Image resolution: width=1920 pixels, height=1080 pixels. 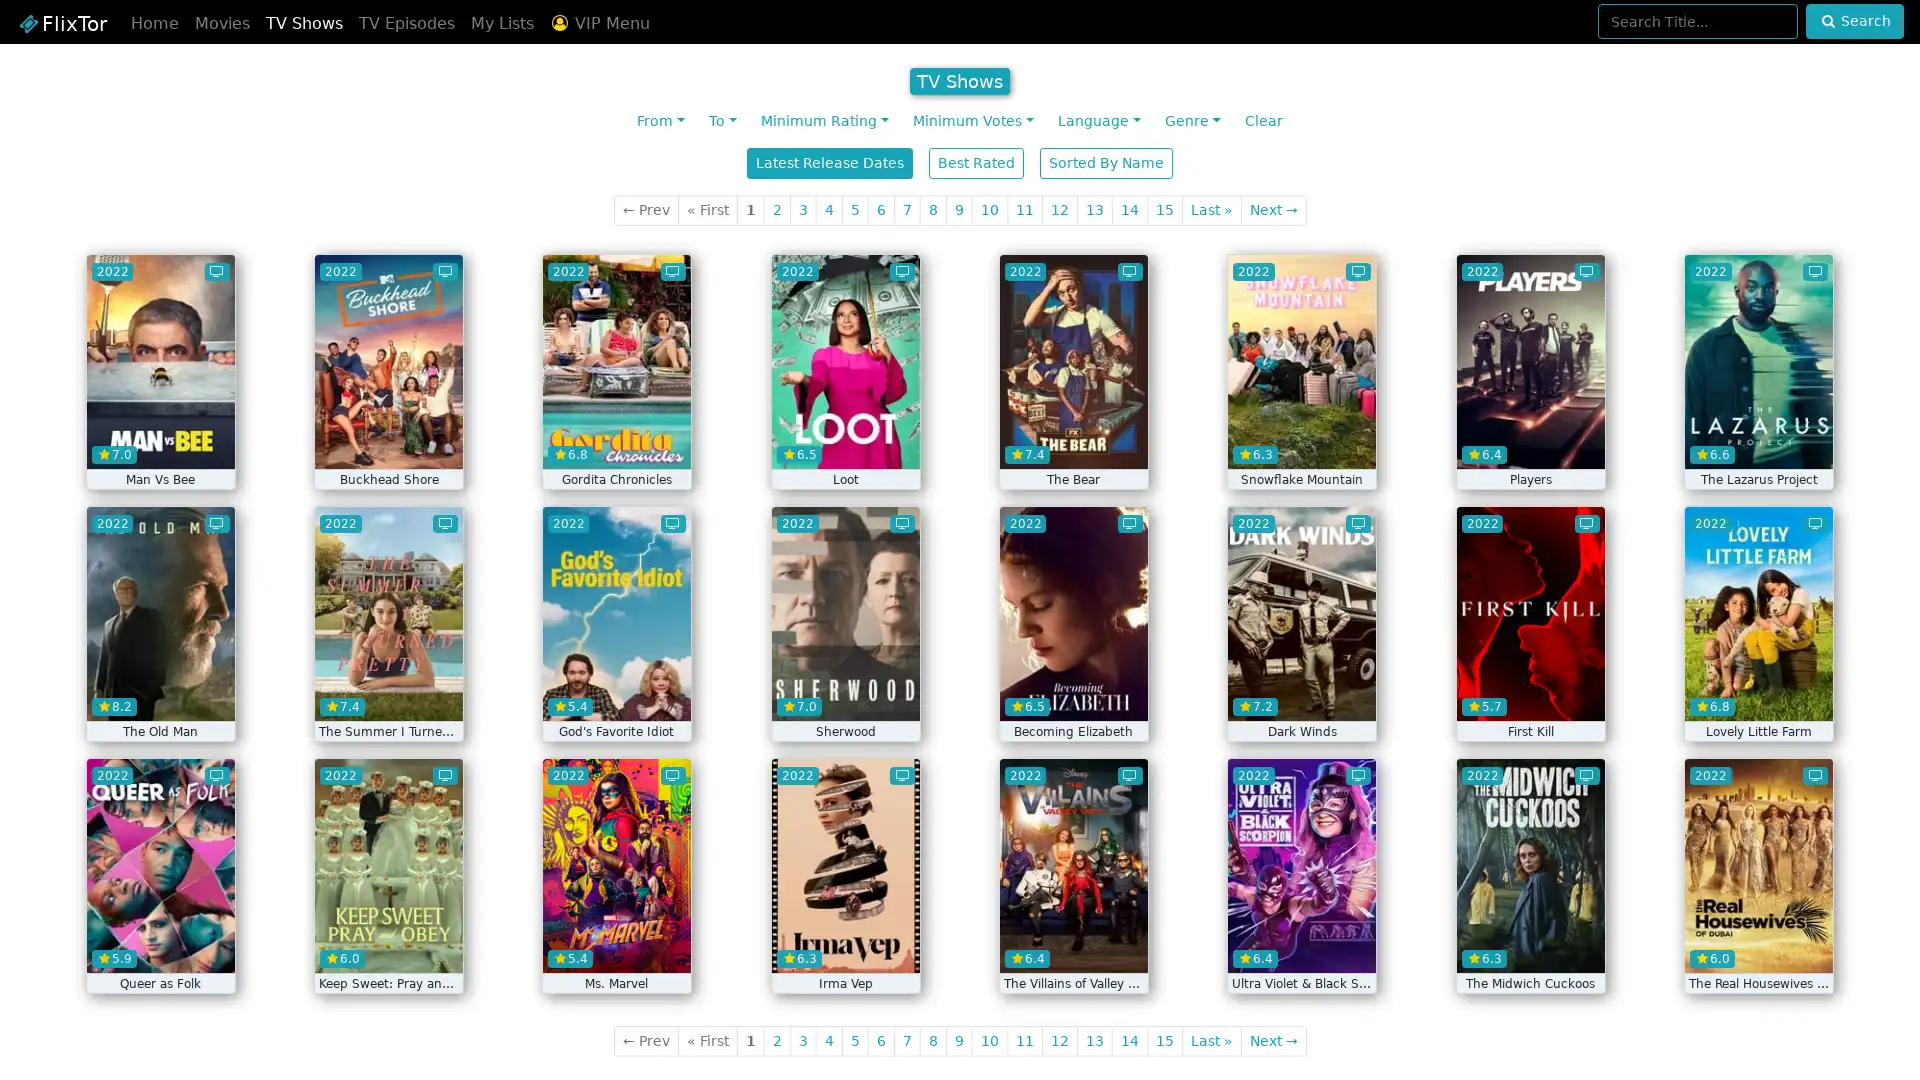 What do you see at coordinates (158, 438) in the screenshot?
I see `Watch Now` at bounding box center [158, 438].